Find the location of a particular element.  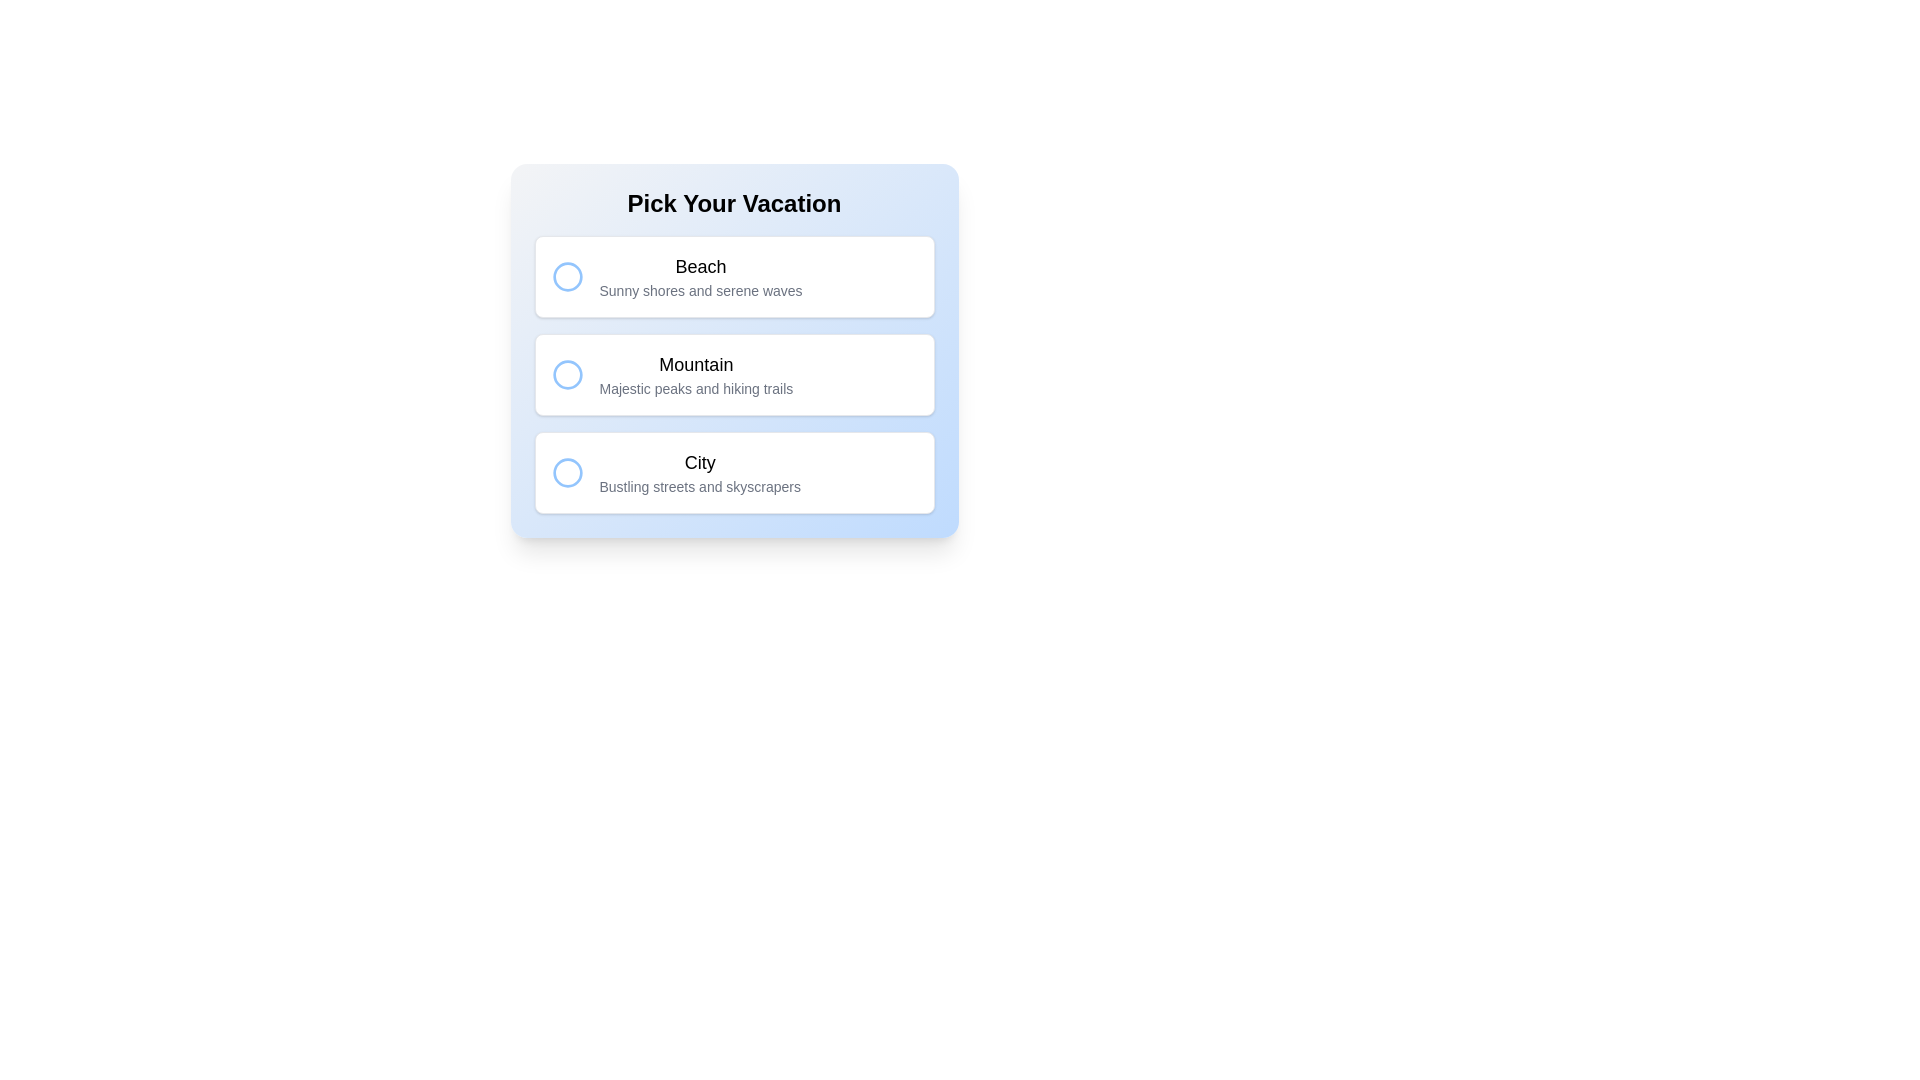

the radio button is located at coordinates (566, 277).